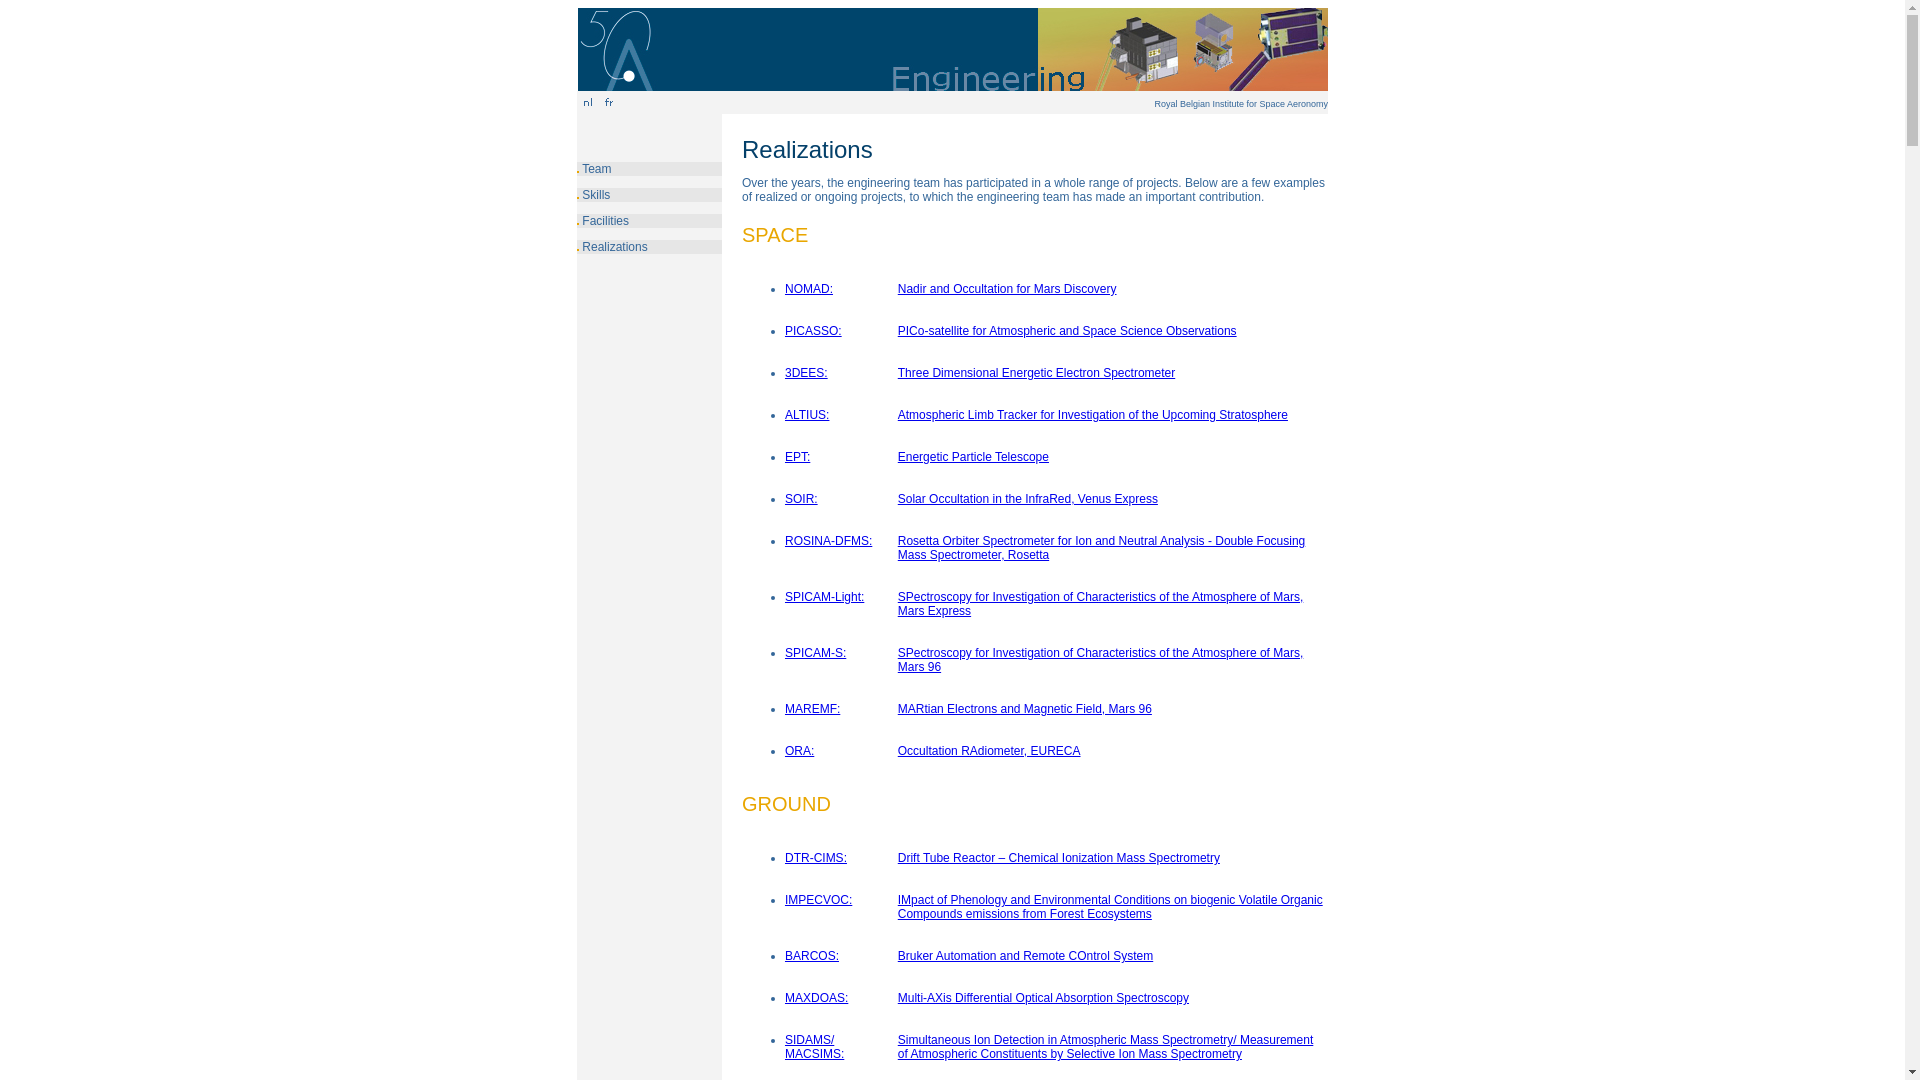  What do you see at coordinates (816, 998) in the screenshot?
I see `'MAXDOAS:'` at bounding box center [816, 998].